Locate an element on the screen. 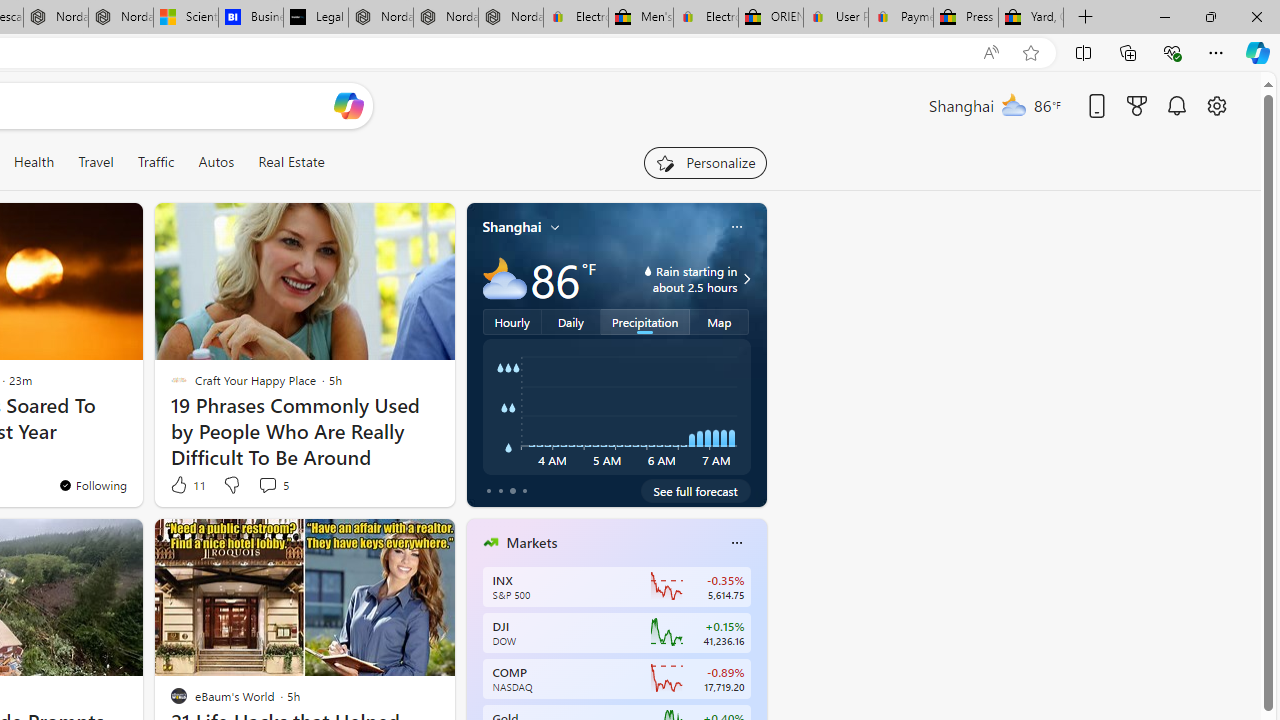 Image resolution: width=1280 pixels, height=720 pixels. 'My location' is located at coordinates (555, 226).